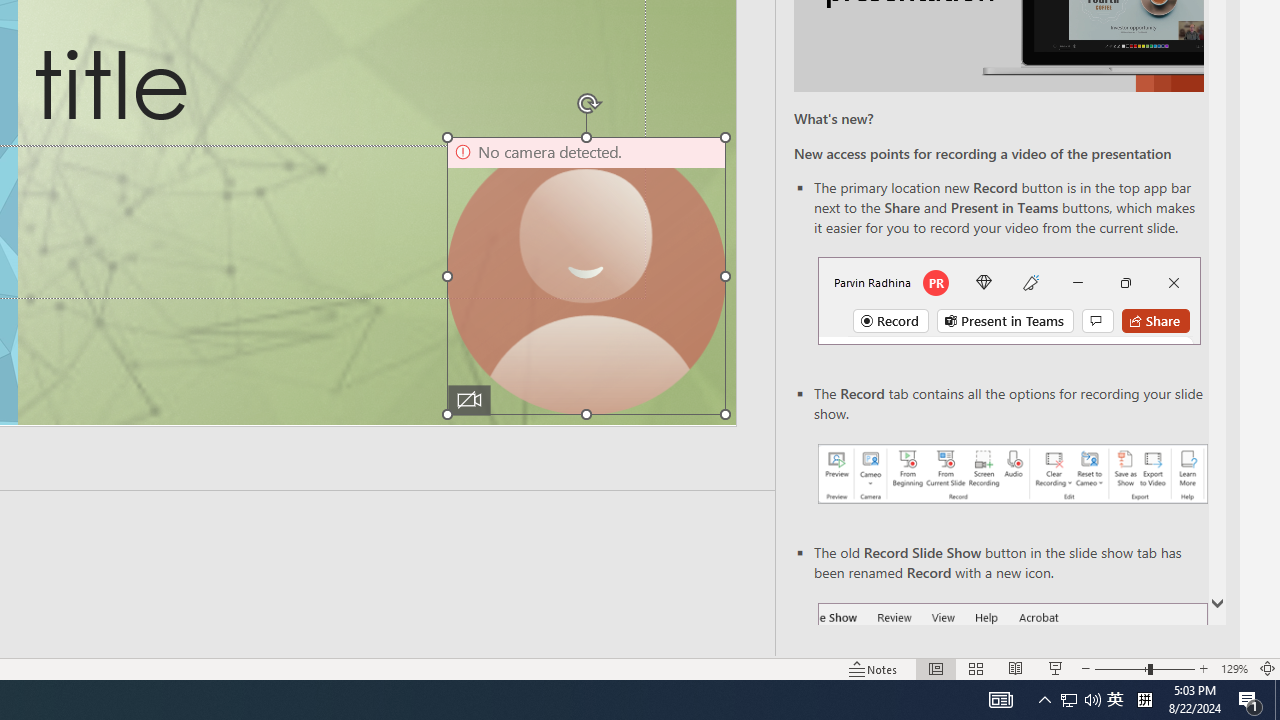 The width and height of the screenshot is (1280, 720). I want to click on 'Camera 9, No camera detected.', so click(585, 276).